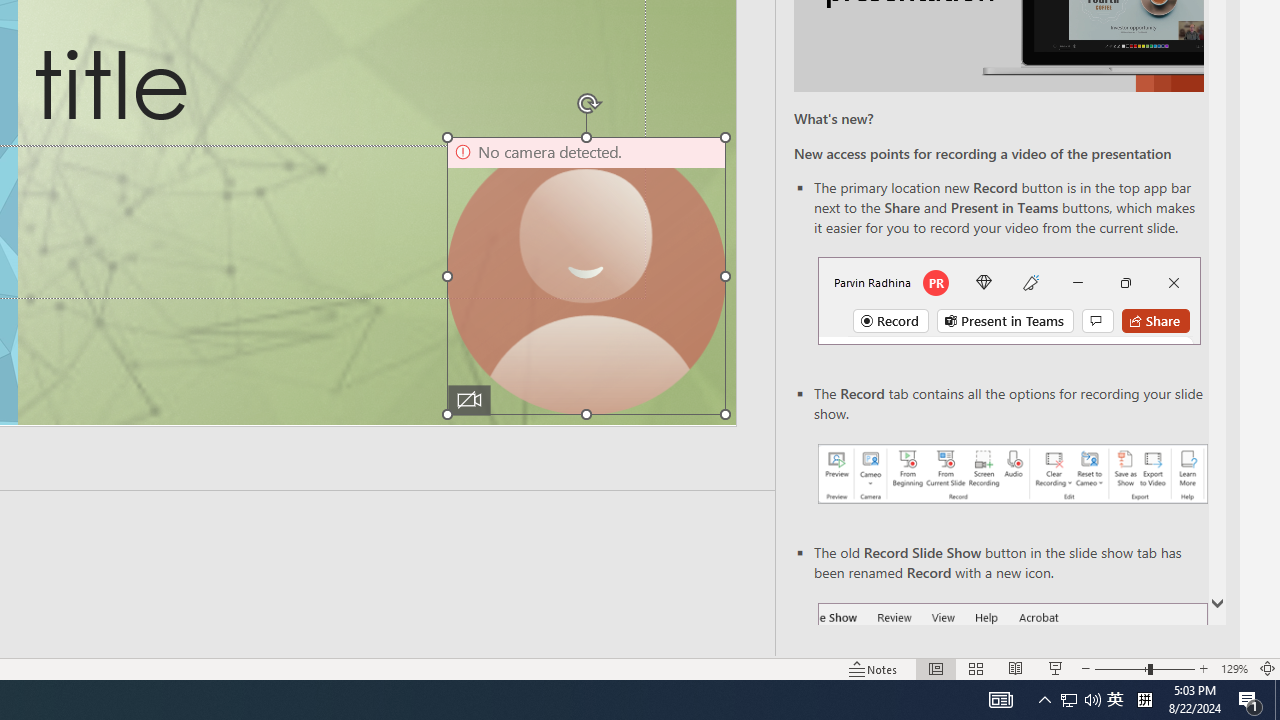 The width and height of the screenshot is (1280, 720). I want to click on 'Camera 9, No camera detected.', so click(585, 276).